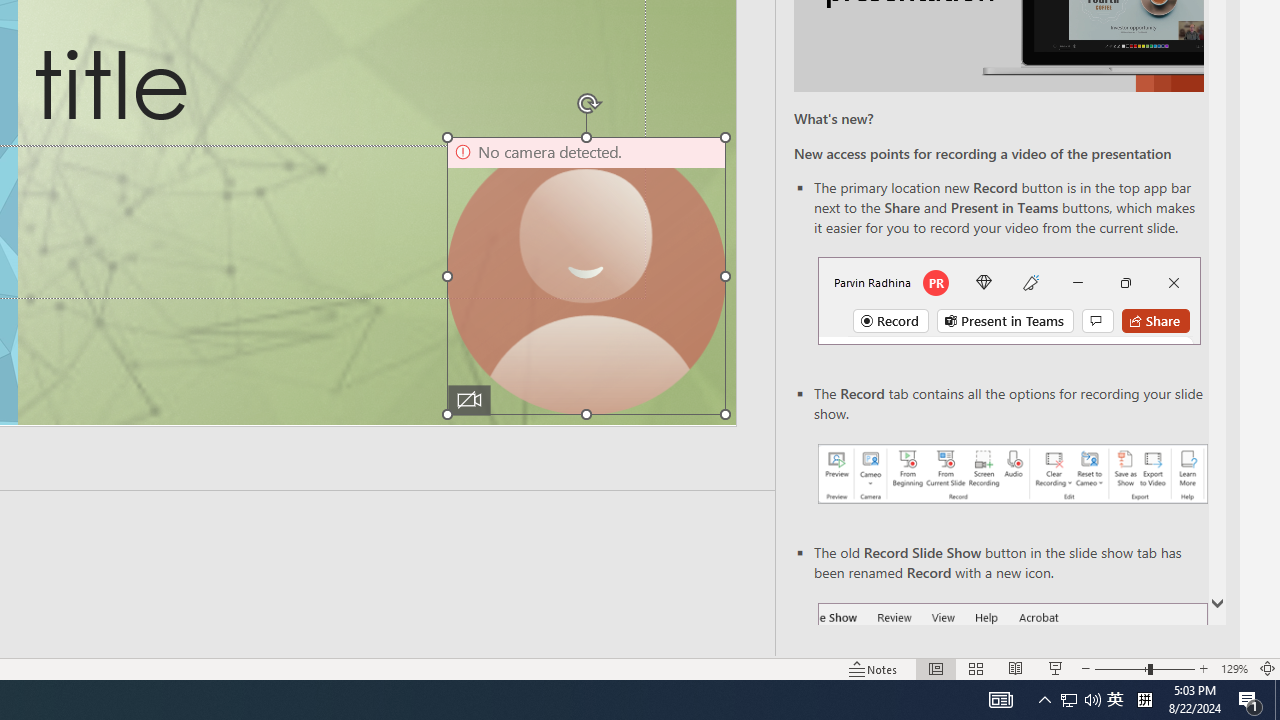 The width and height of the screenshot is (1280, 720). I want to click on 'Camera 9, No camera detected.', so click(585, 276).